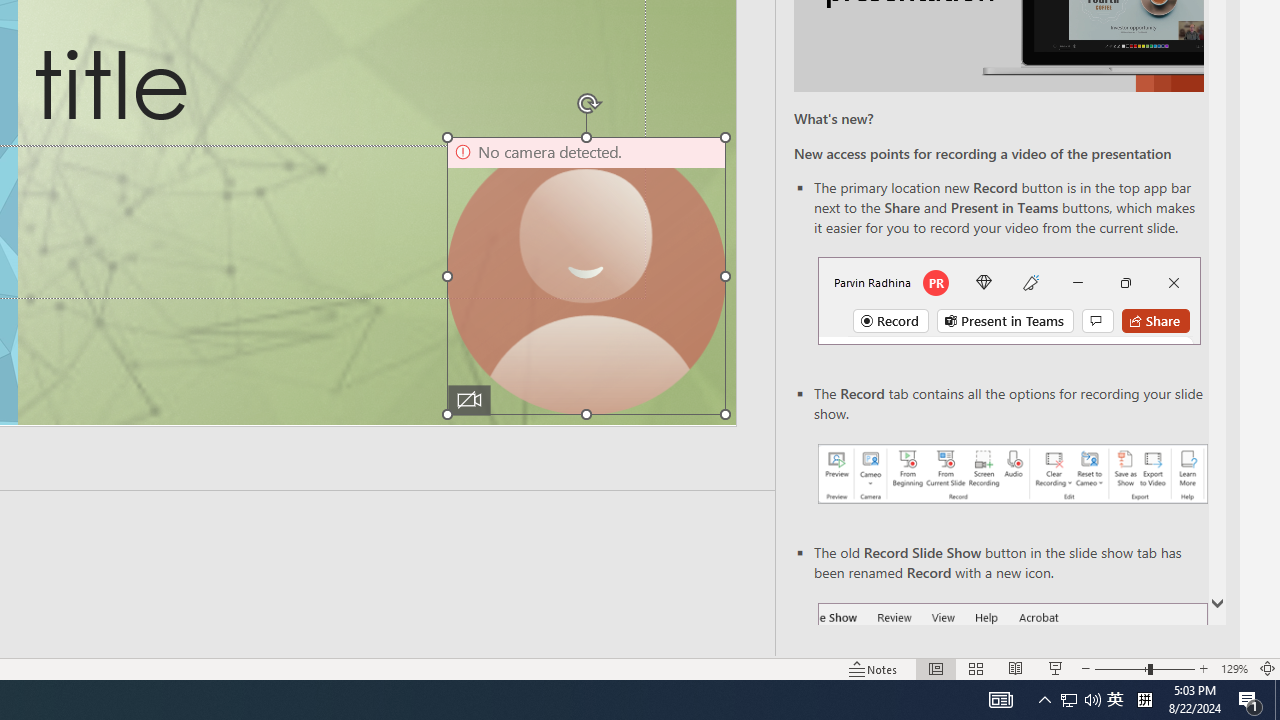 The width and height of the screenshot is (1280, 720). I want to click on 'Camera 9, No camera detected.', so click(585, 276).